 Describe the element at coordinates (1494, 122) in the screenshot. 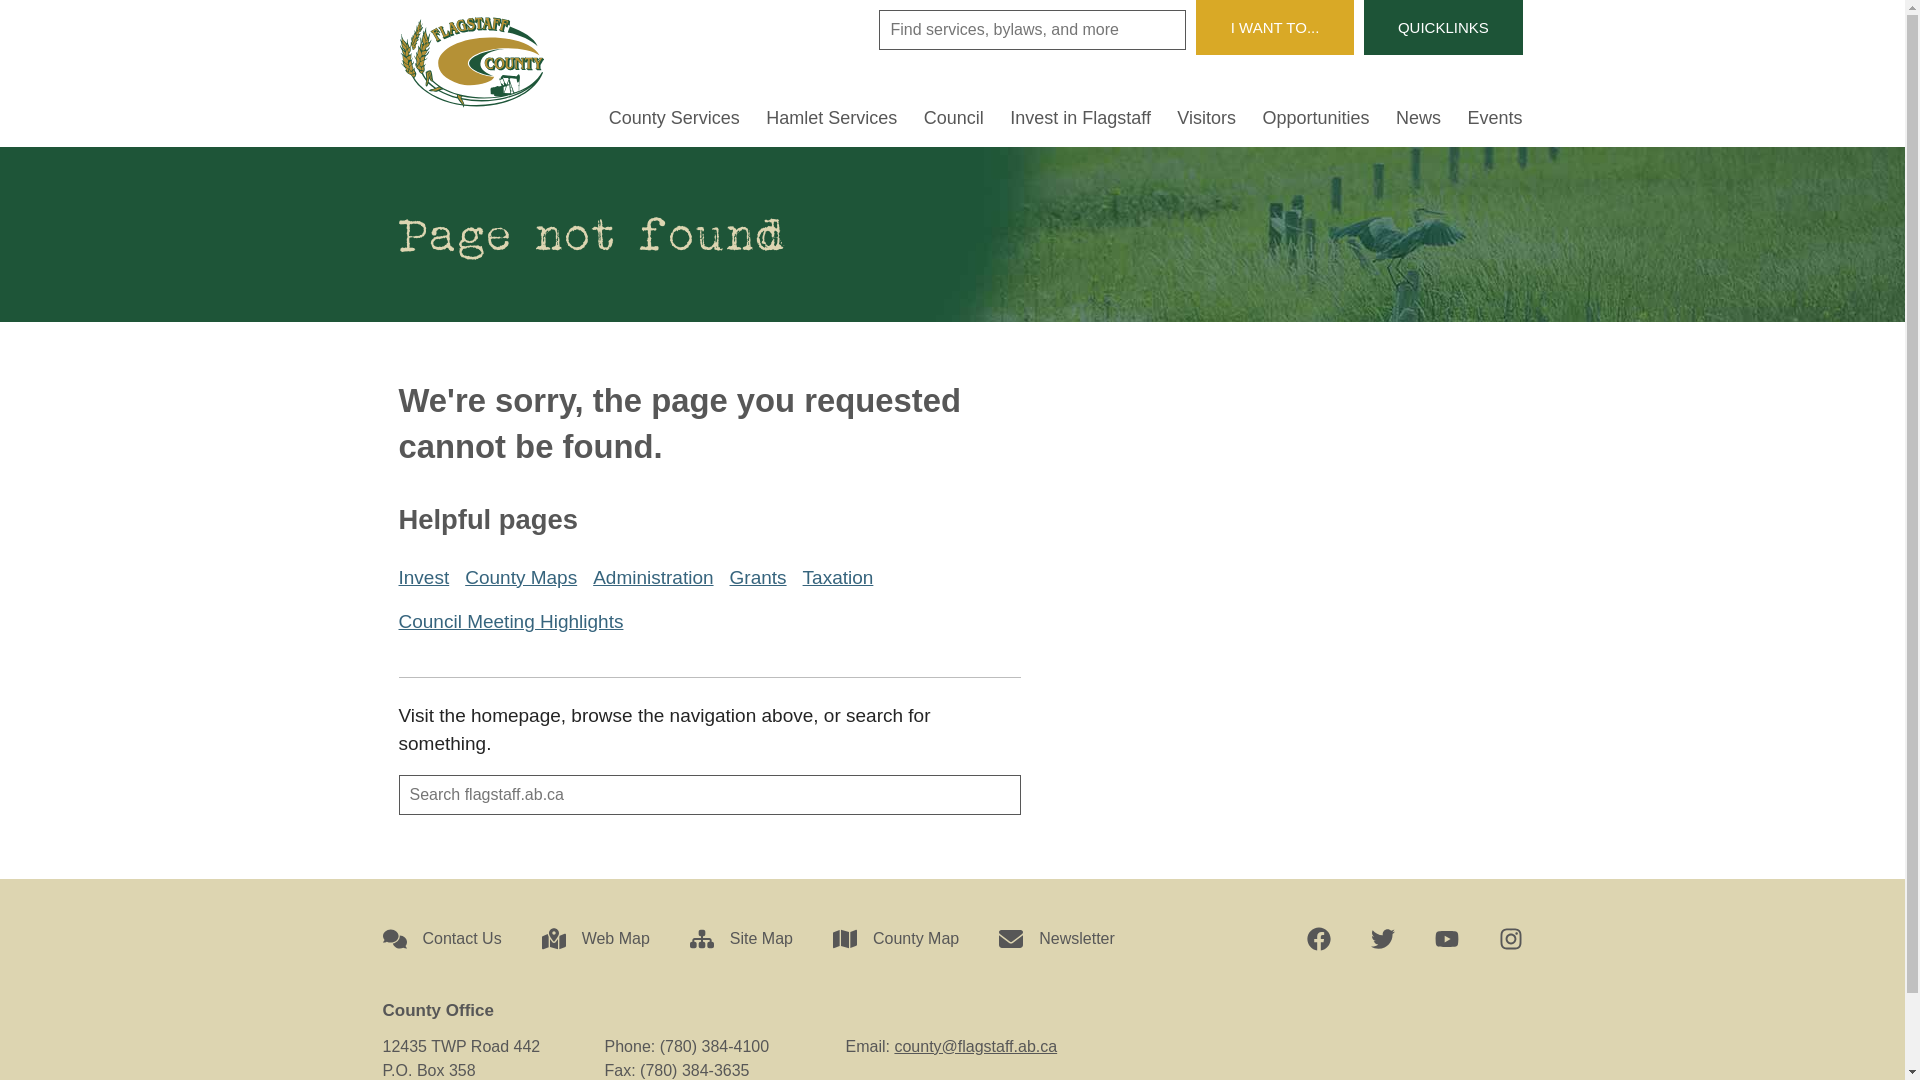

I see `'Events'` at that location.